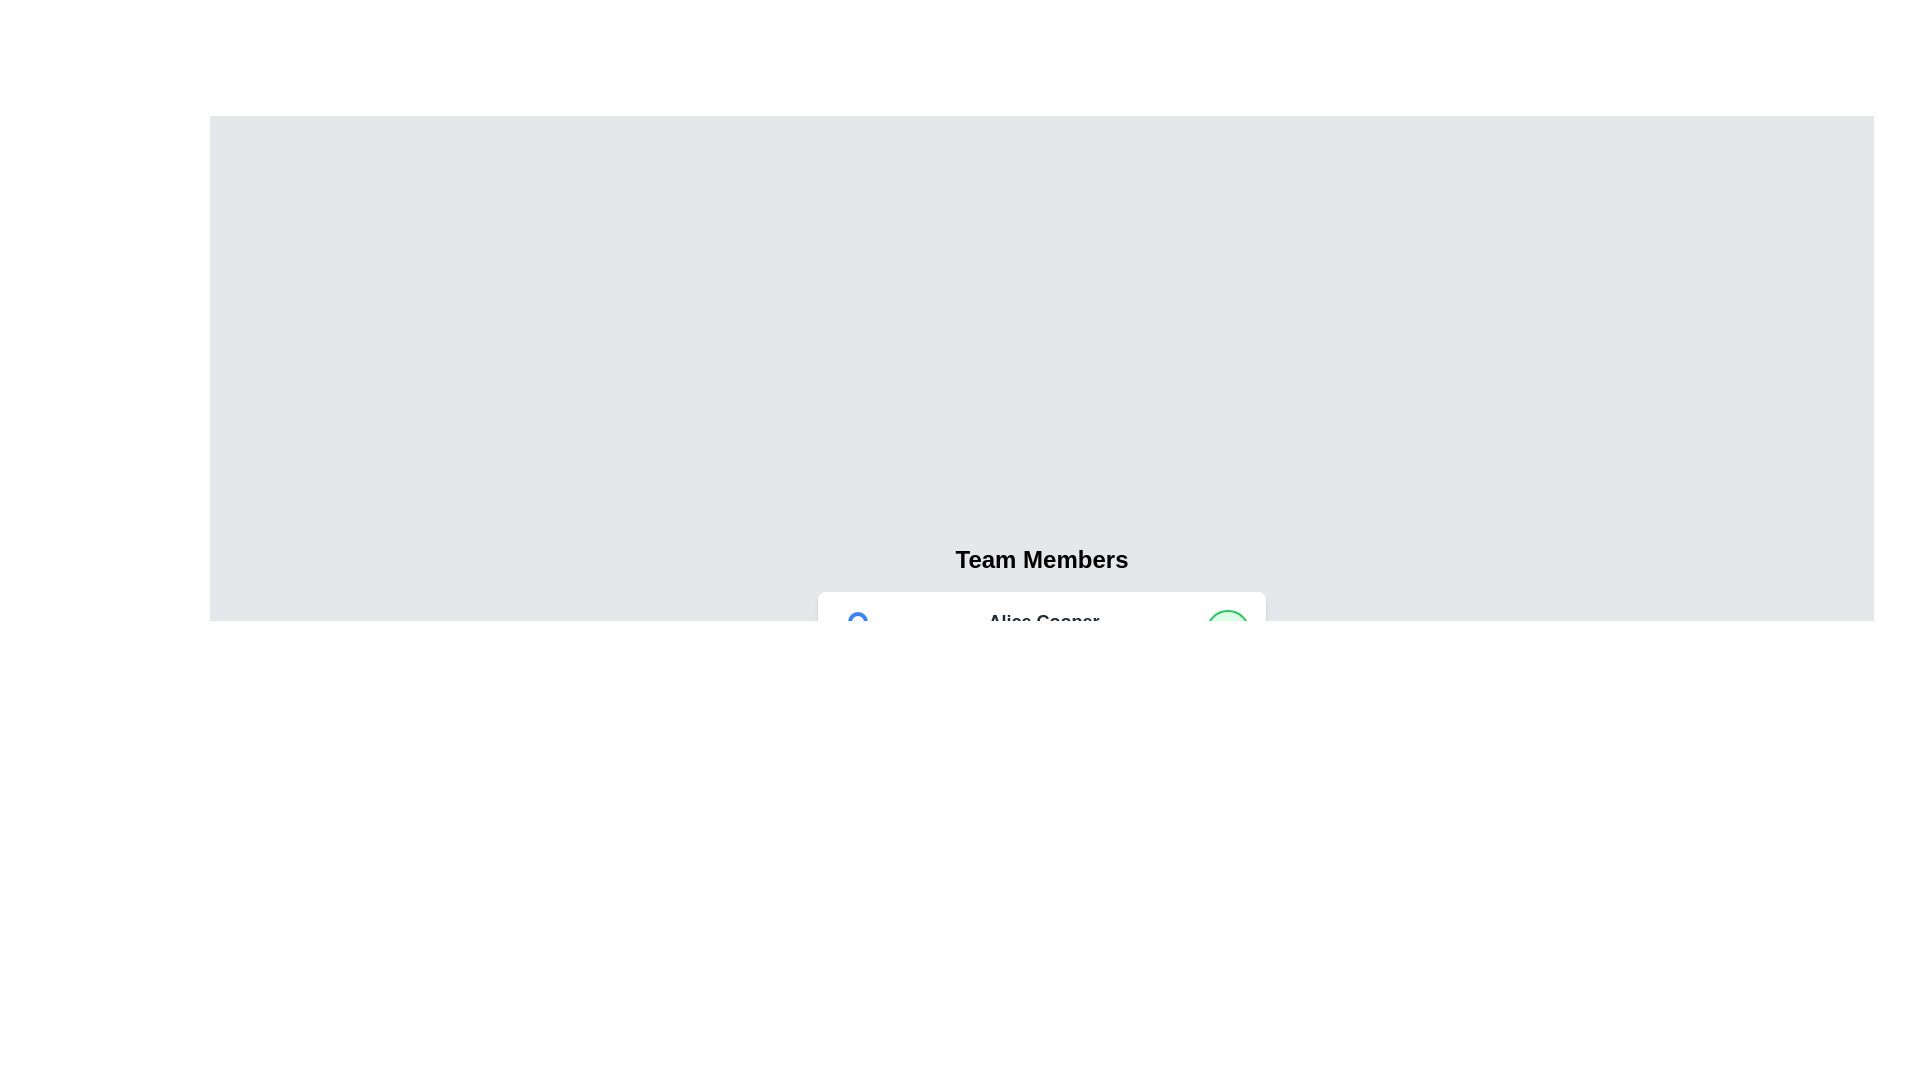 The image size is (1920, 1080). What do you see at coordinates (1042, 620) in the screenshot?
I see `name displayed in the text label that identifies 'Alice Cooper', which is positioned above the text 'Leader' in the UI` at bounding box center [1042, 620].